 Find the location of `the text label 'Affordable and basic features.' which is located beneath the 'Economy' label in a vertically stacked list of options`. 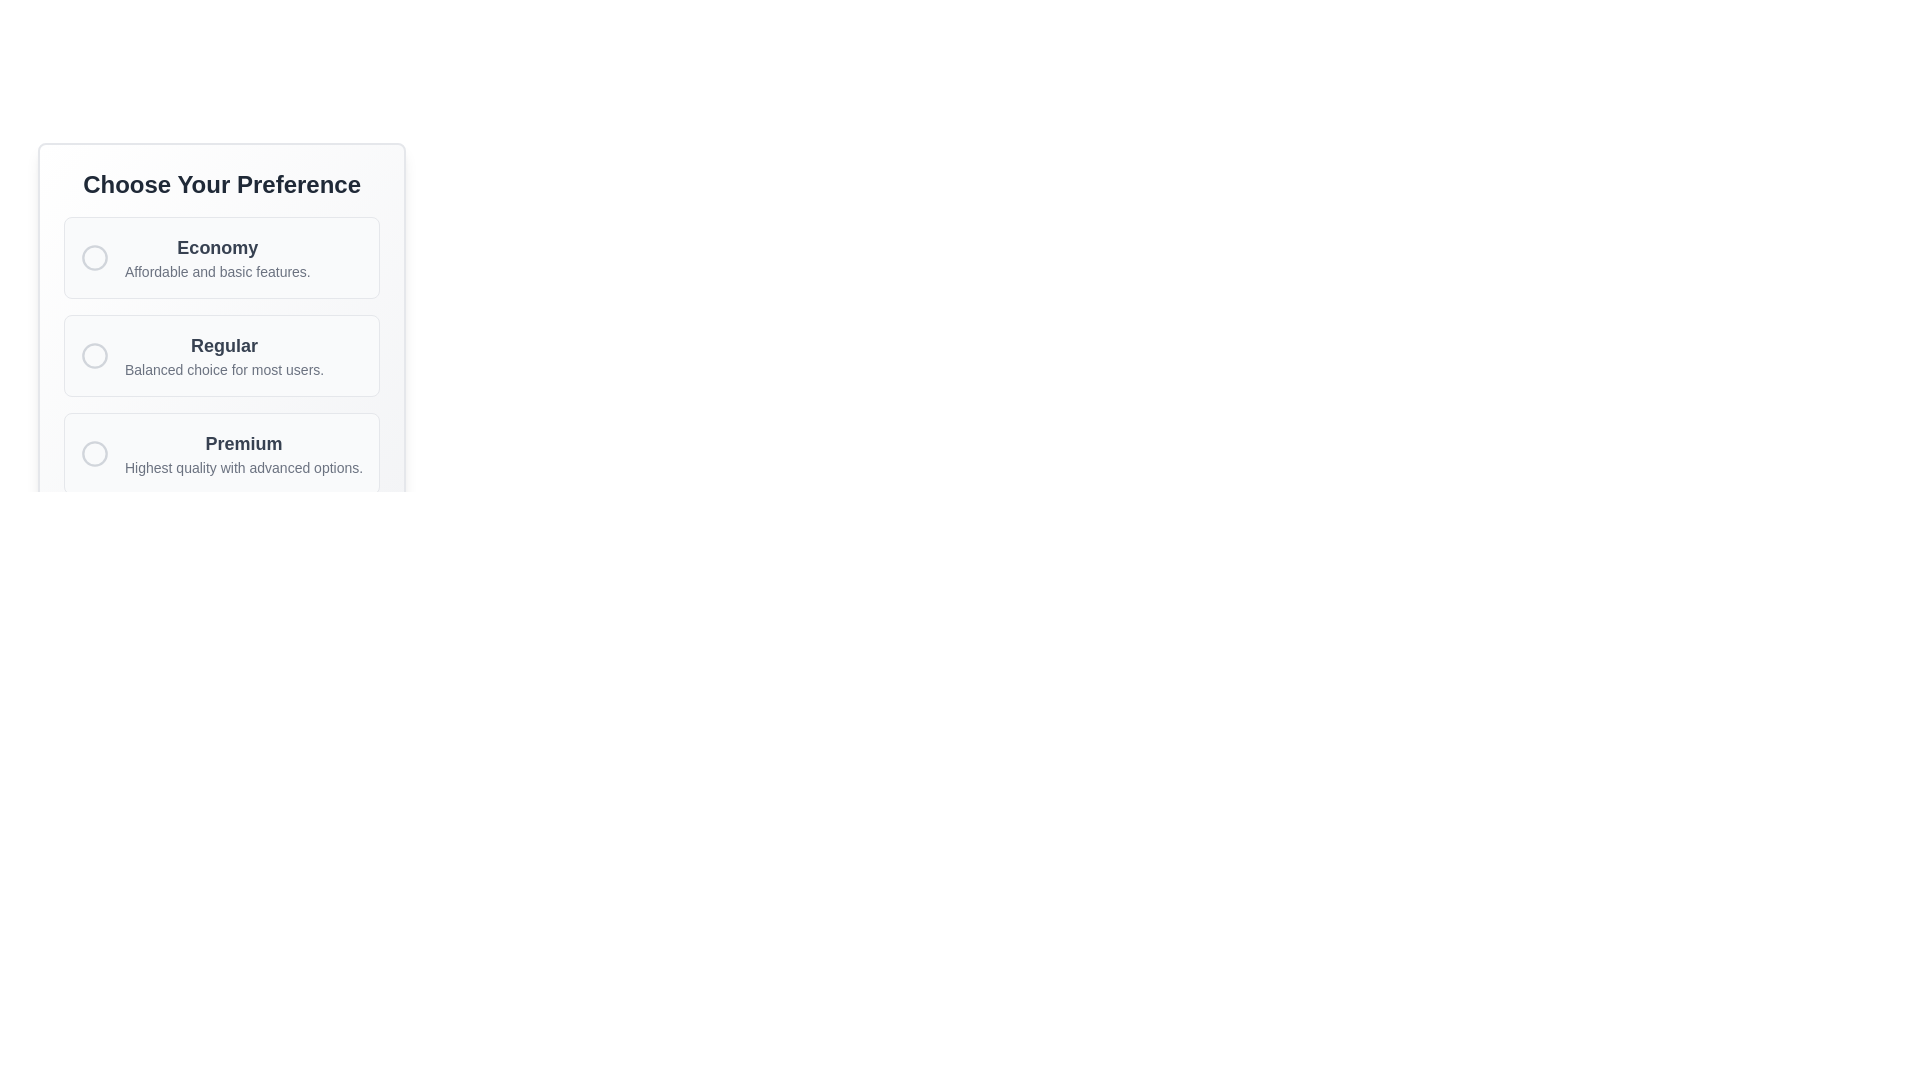

the text label 'Affordable and basic features.' which is located beneath the 'Economy' label in a vertically stacked list of options is located at coordinates (217, 272).